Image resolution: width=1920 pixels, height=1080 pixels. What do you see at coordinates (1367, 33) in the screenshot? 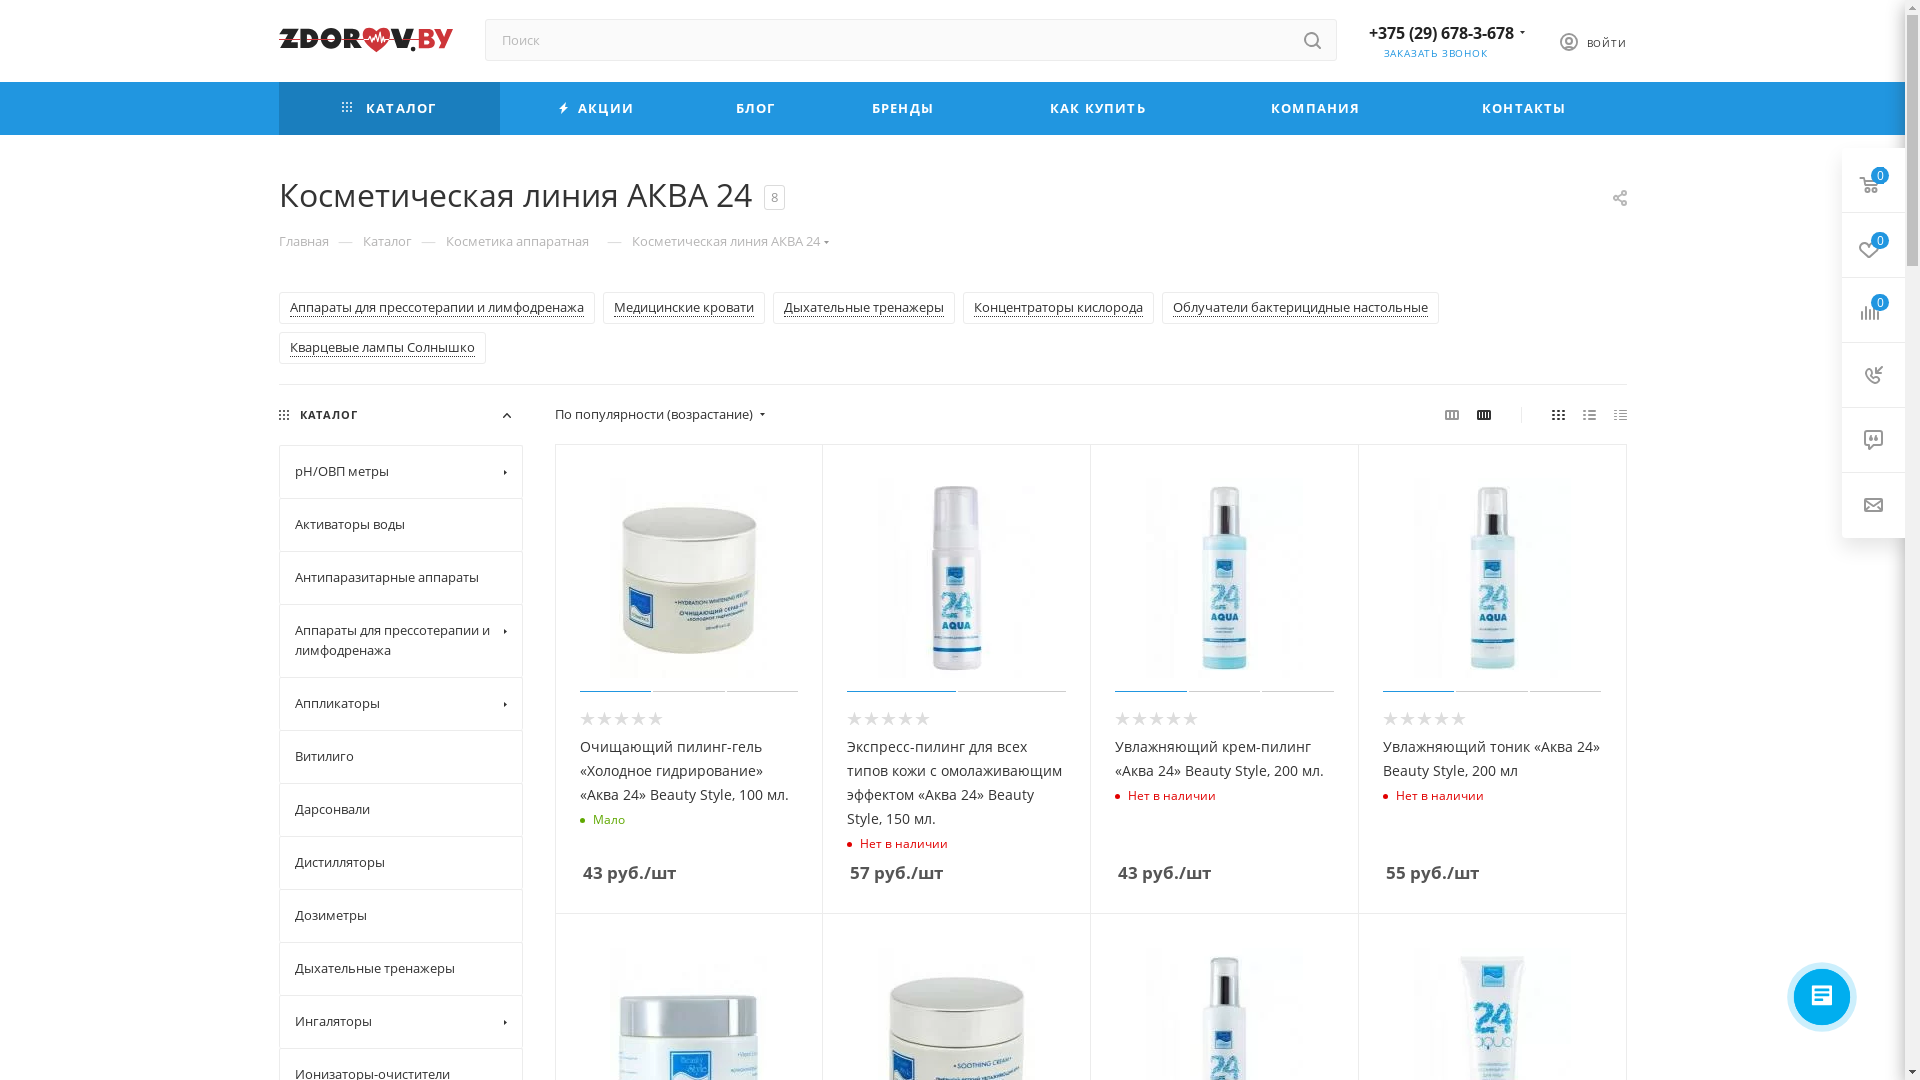
I see `'+375 (29) 678-3-678'` at bounding box center [1367, 33].